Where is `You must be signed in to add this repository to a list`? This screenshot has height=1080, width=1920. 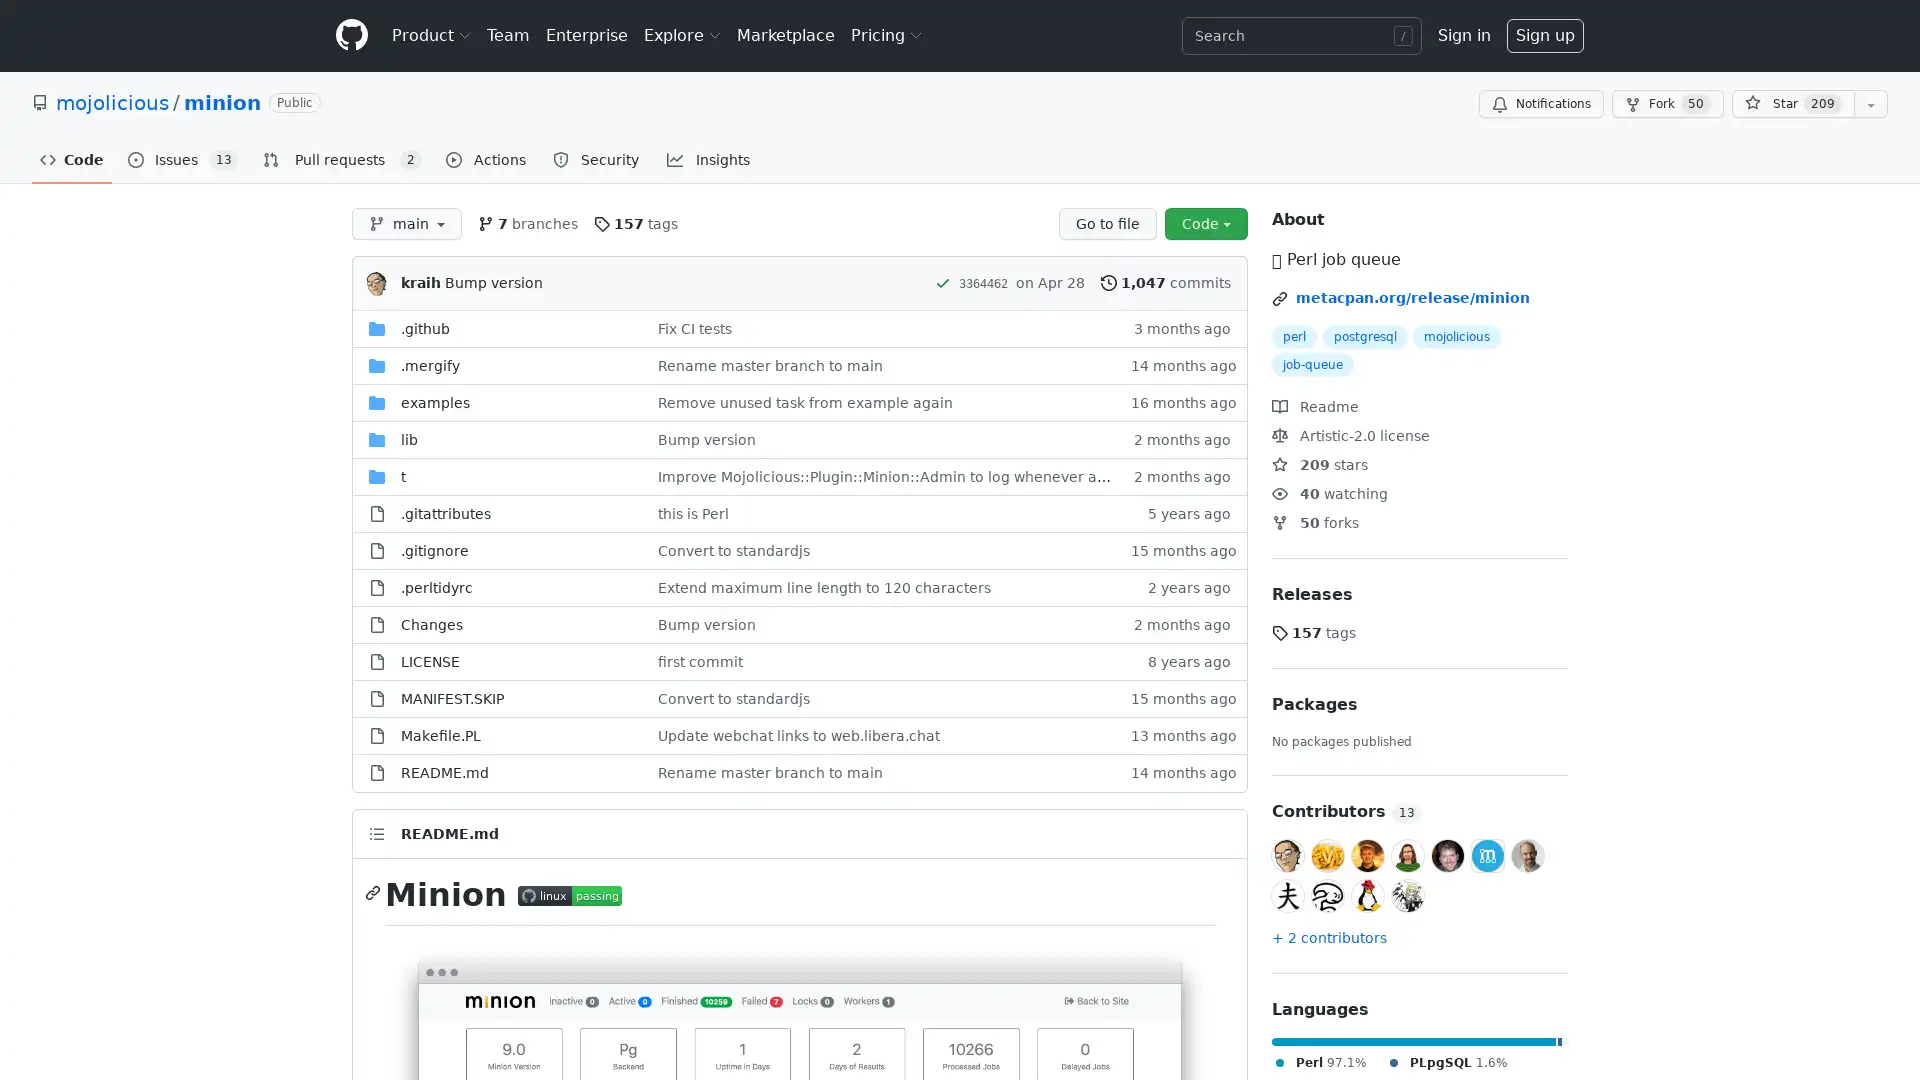
You must be signed in to add this repository to a list is located at coordinates (1870, 104).